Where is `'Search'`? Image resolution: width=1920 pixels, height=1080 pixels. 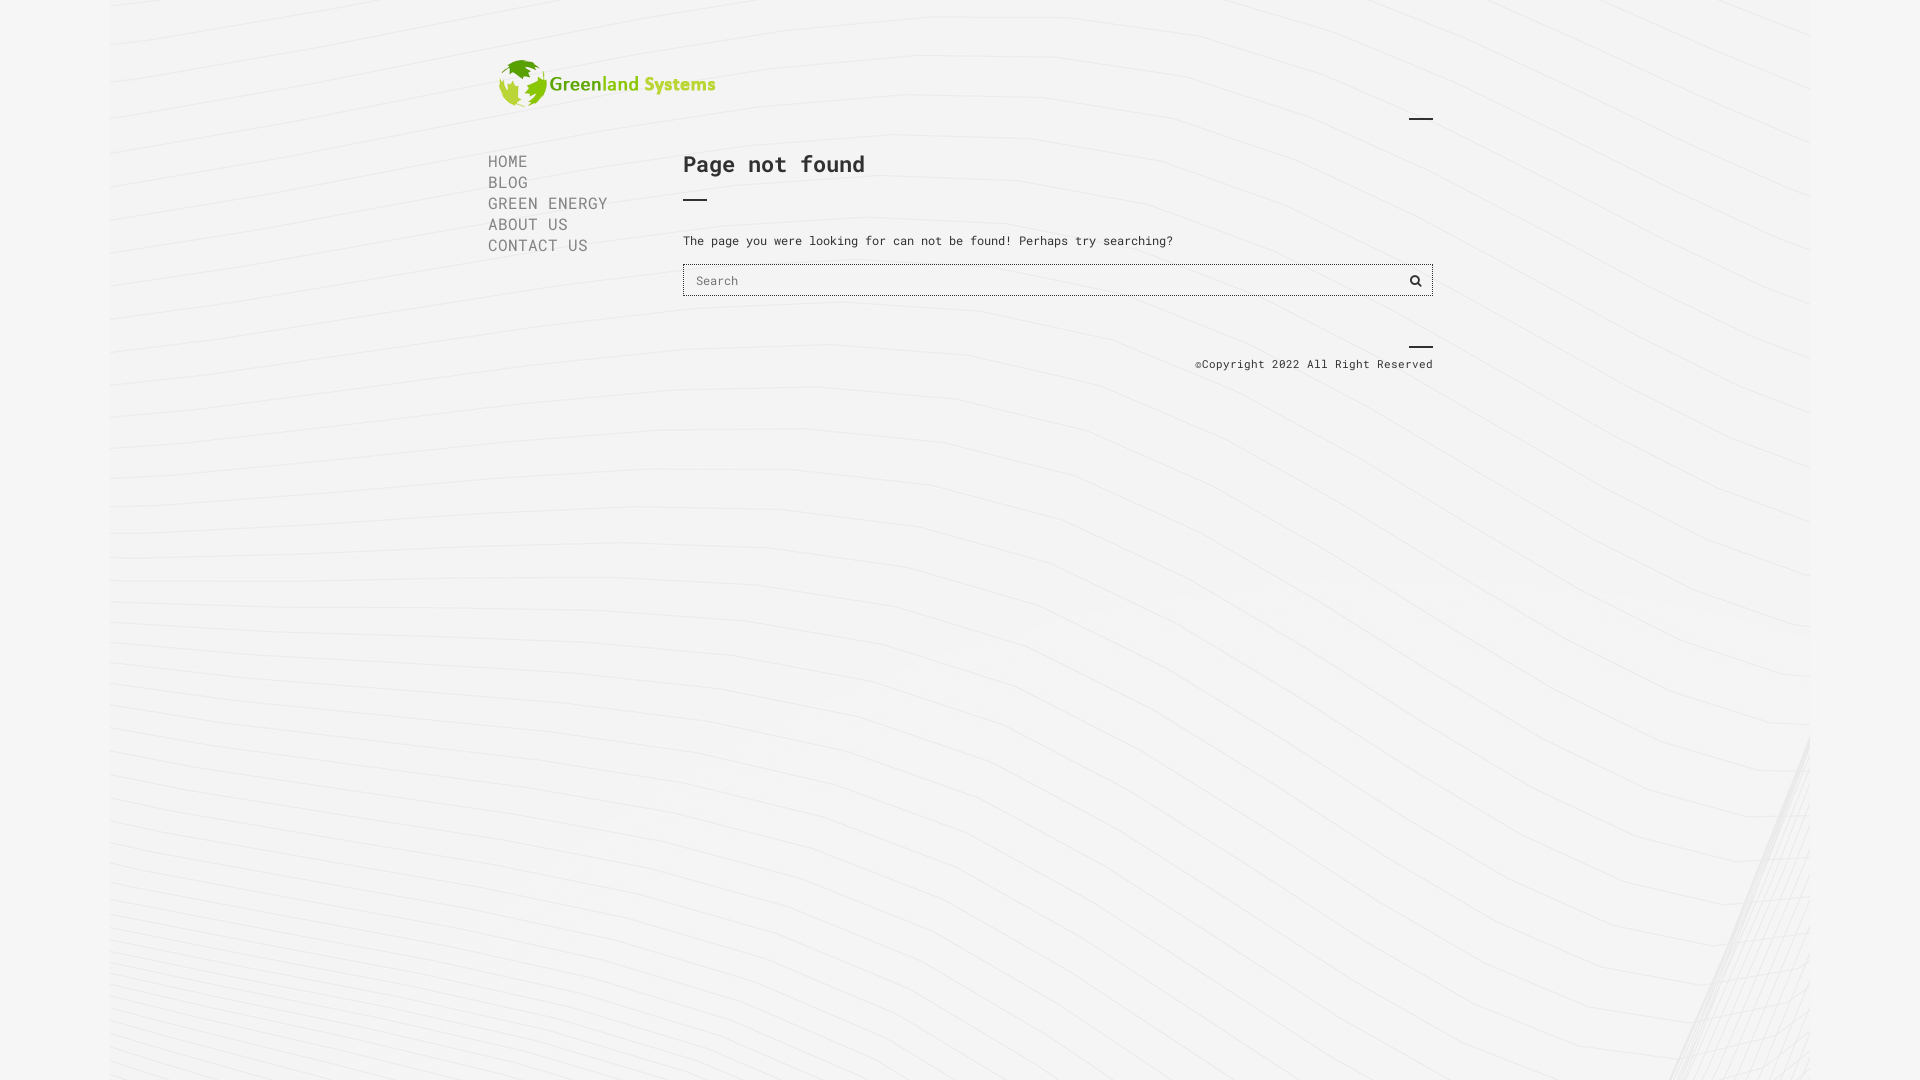 'Search' is located at coordinates (1414, 280).